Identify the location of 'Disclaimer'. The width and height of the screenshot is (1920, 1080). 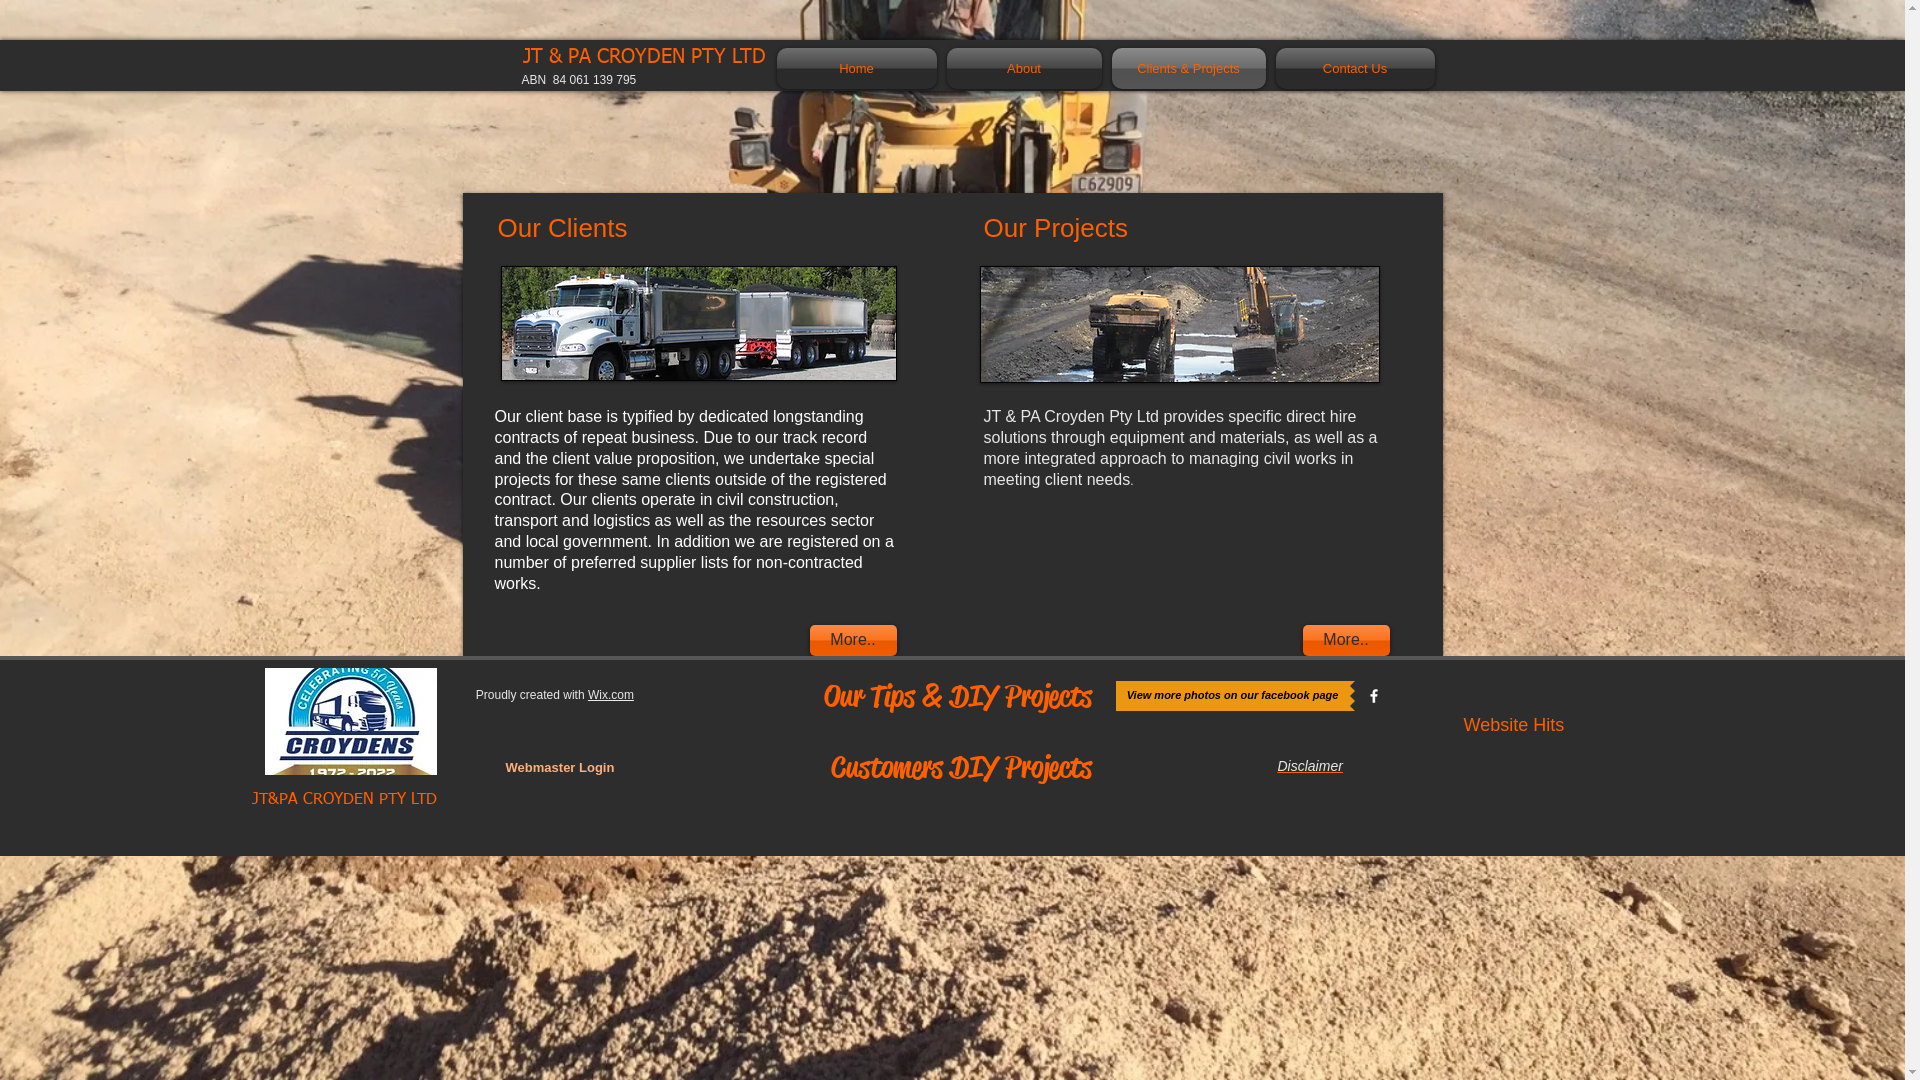
(1310, 765).